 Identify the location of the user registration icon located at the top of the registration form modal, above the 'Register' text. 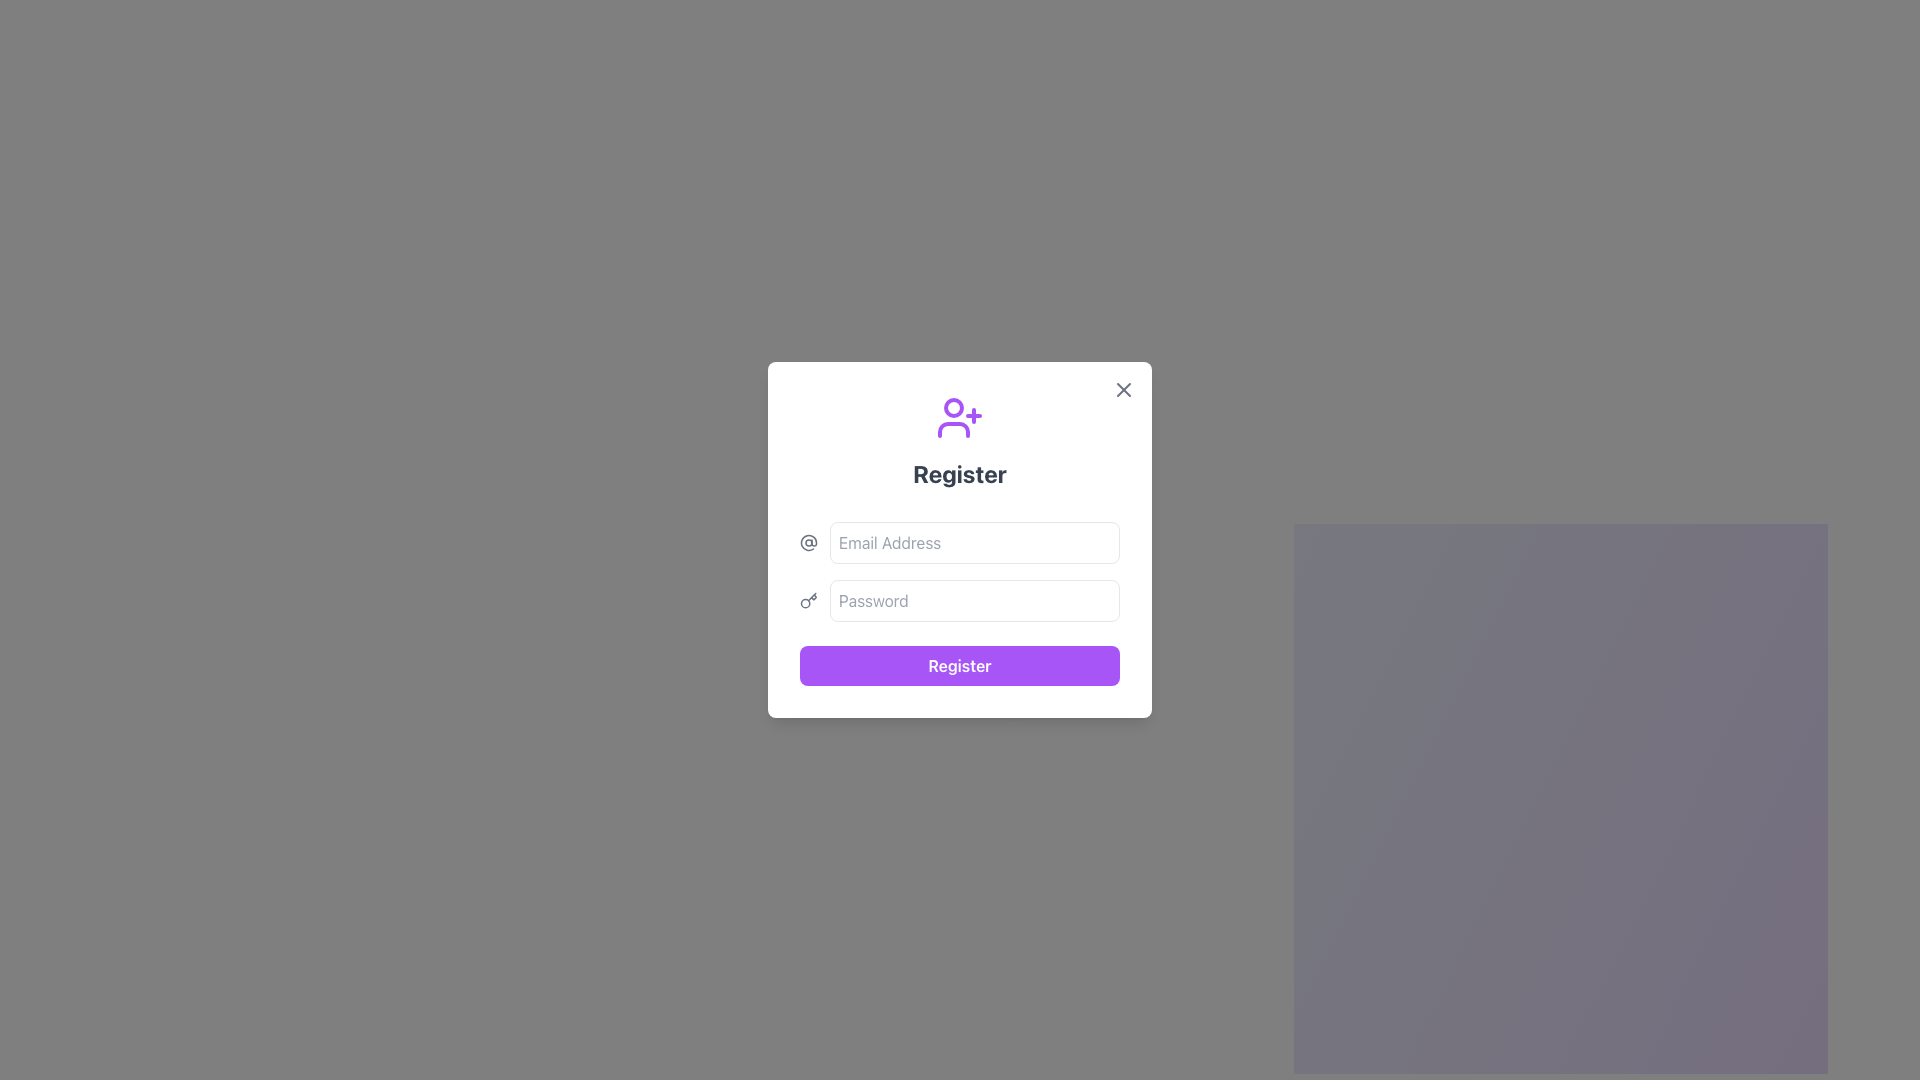
(960, 416).